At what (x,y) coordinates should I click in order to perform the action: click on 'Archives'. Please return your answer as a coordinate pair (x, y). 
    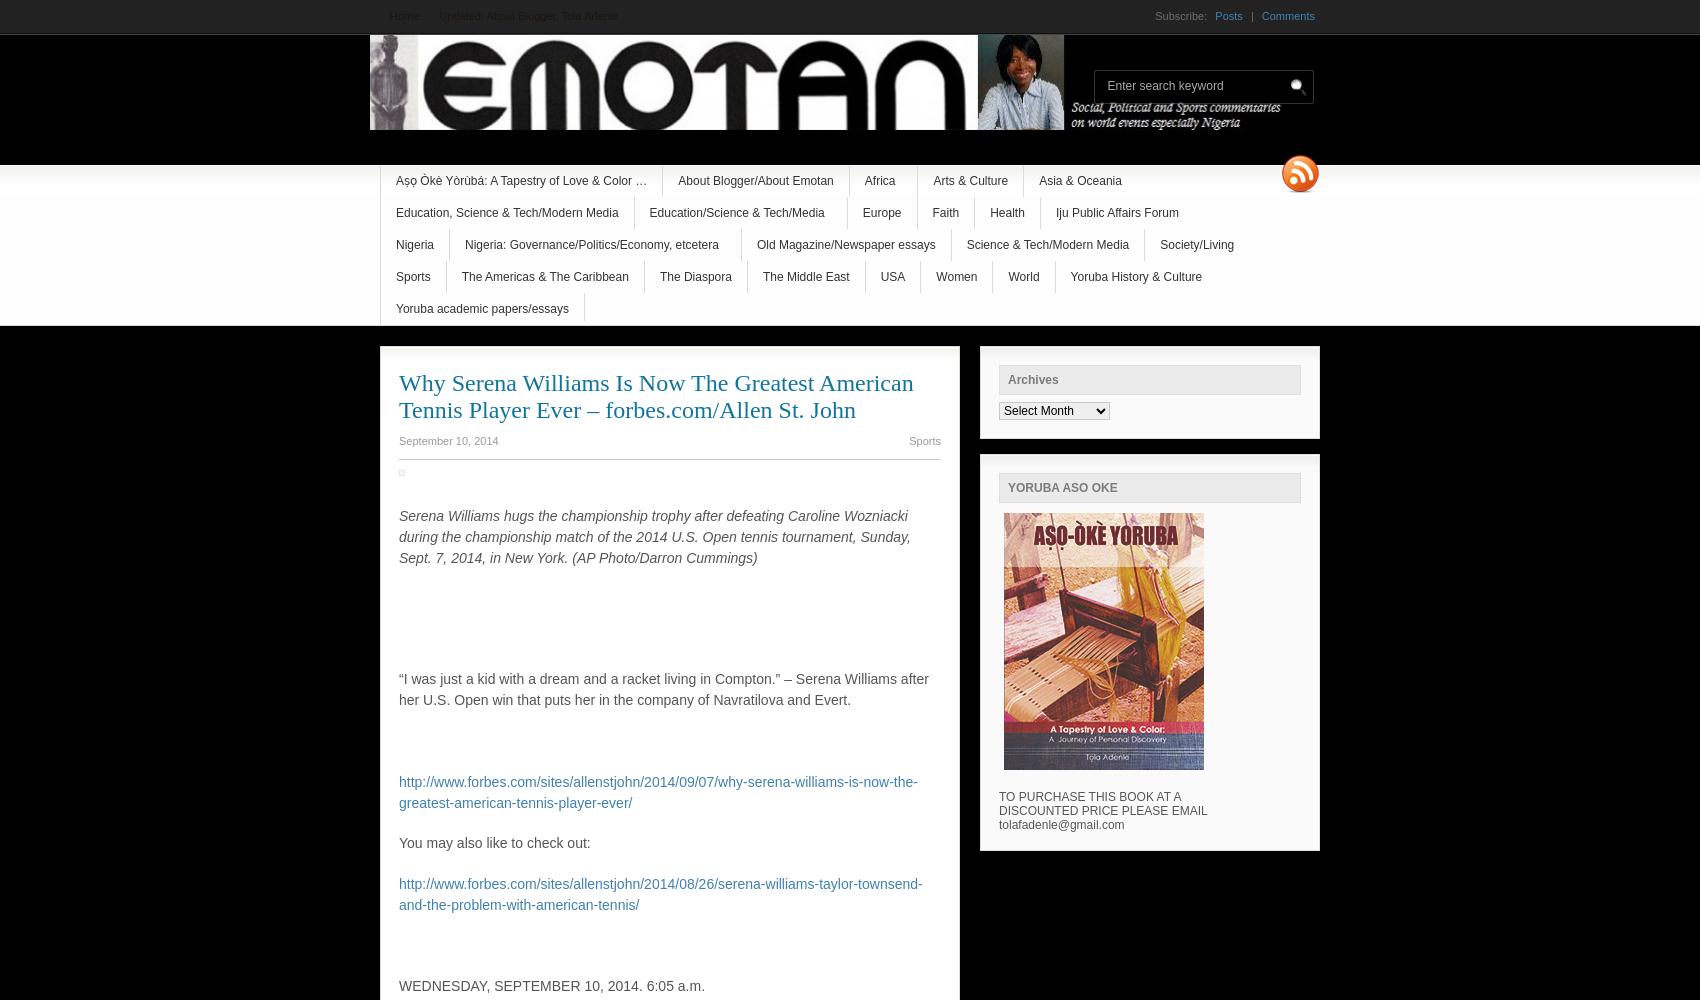
    Looking at the image, I should click on (1031, 380).